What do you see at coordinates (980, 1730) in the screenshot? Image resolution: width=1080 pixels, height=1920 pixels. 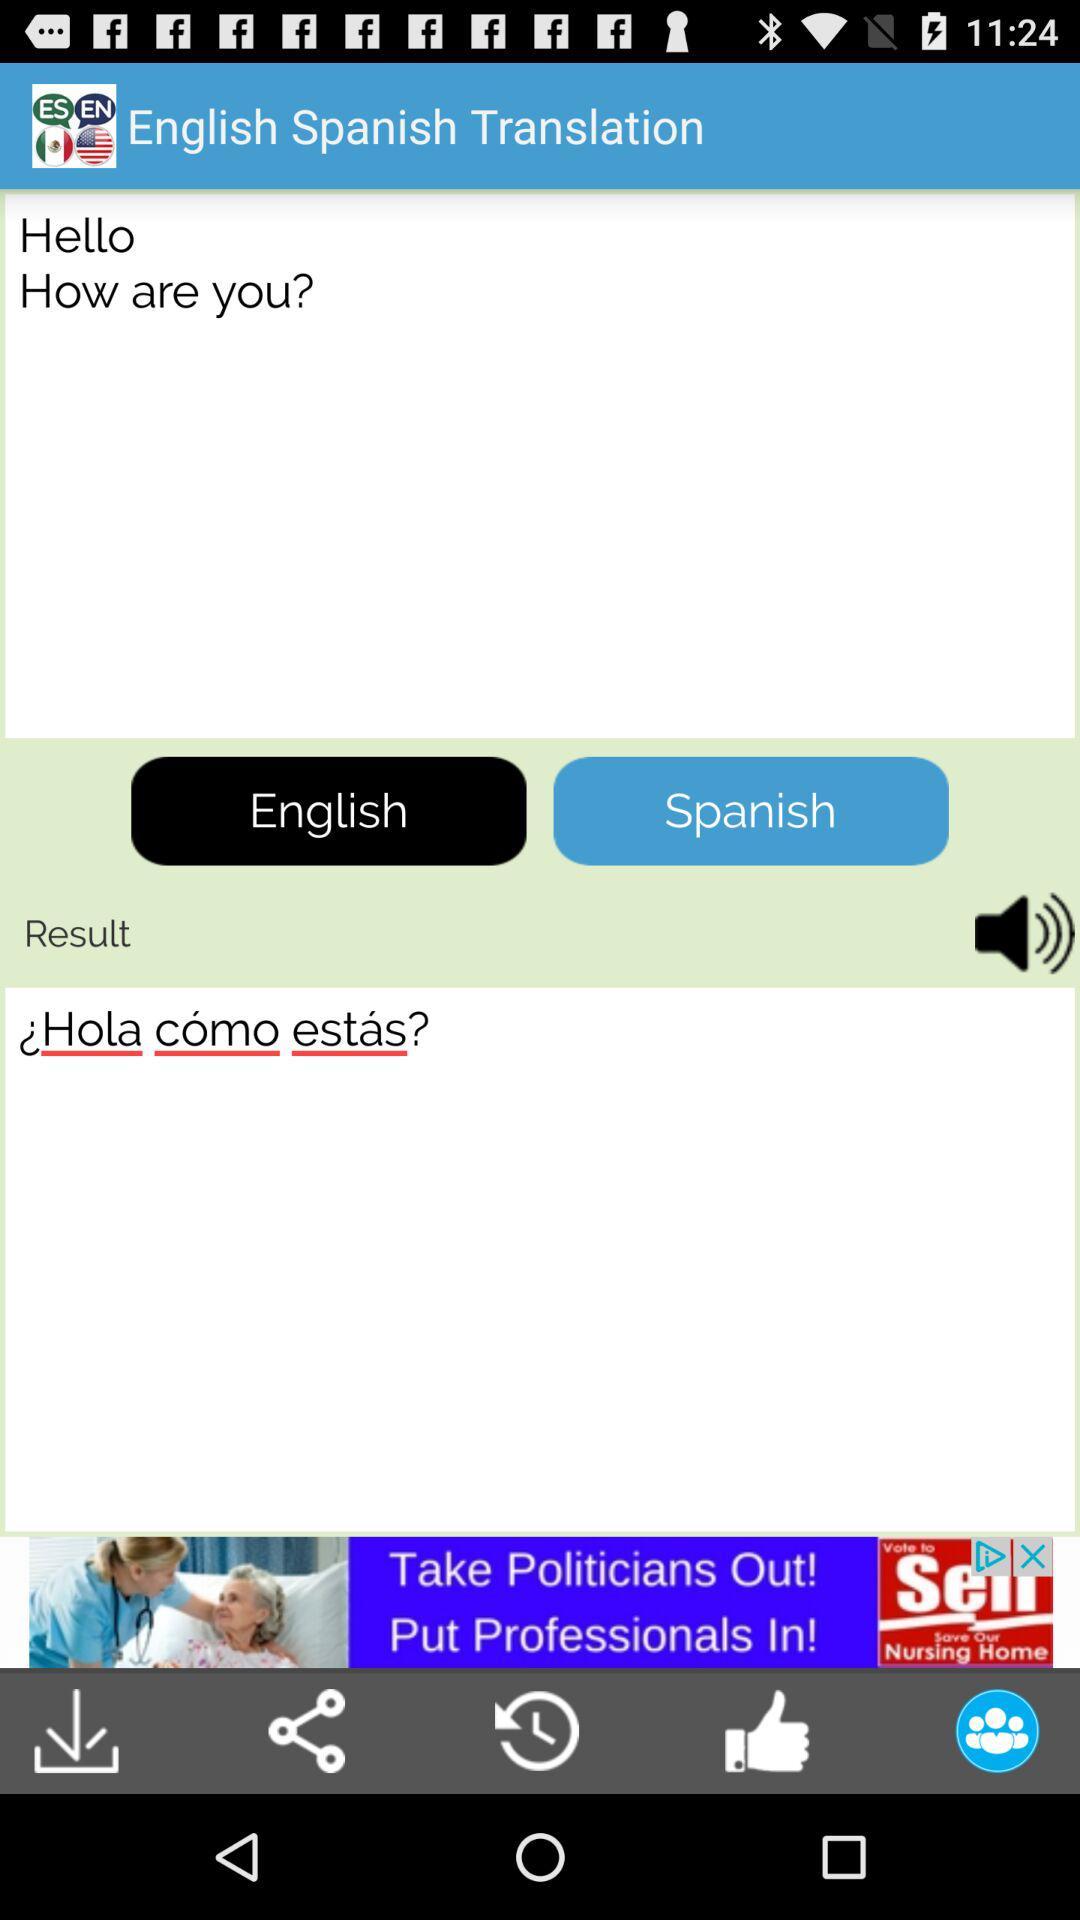 I see `the profile option on the bottom right corner` at bounding box center [980, 1730].